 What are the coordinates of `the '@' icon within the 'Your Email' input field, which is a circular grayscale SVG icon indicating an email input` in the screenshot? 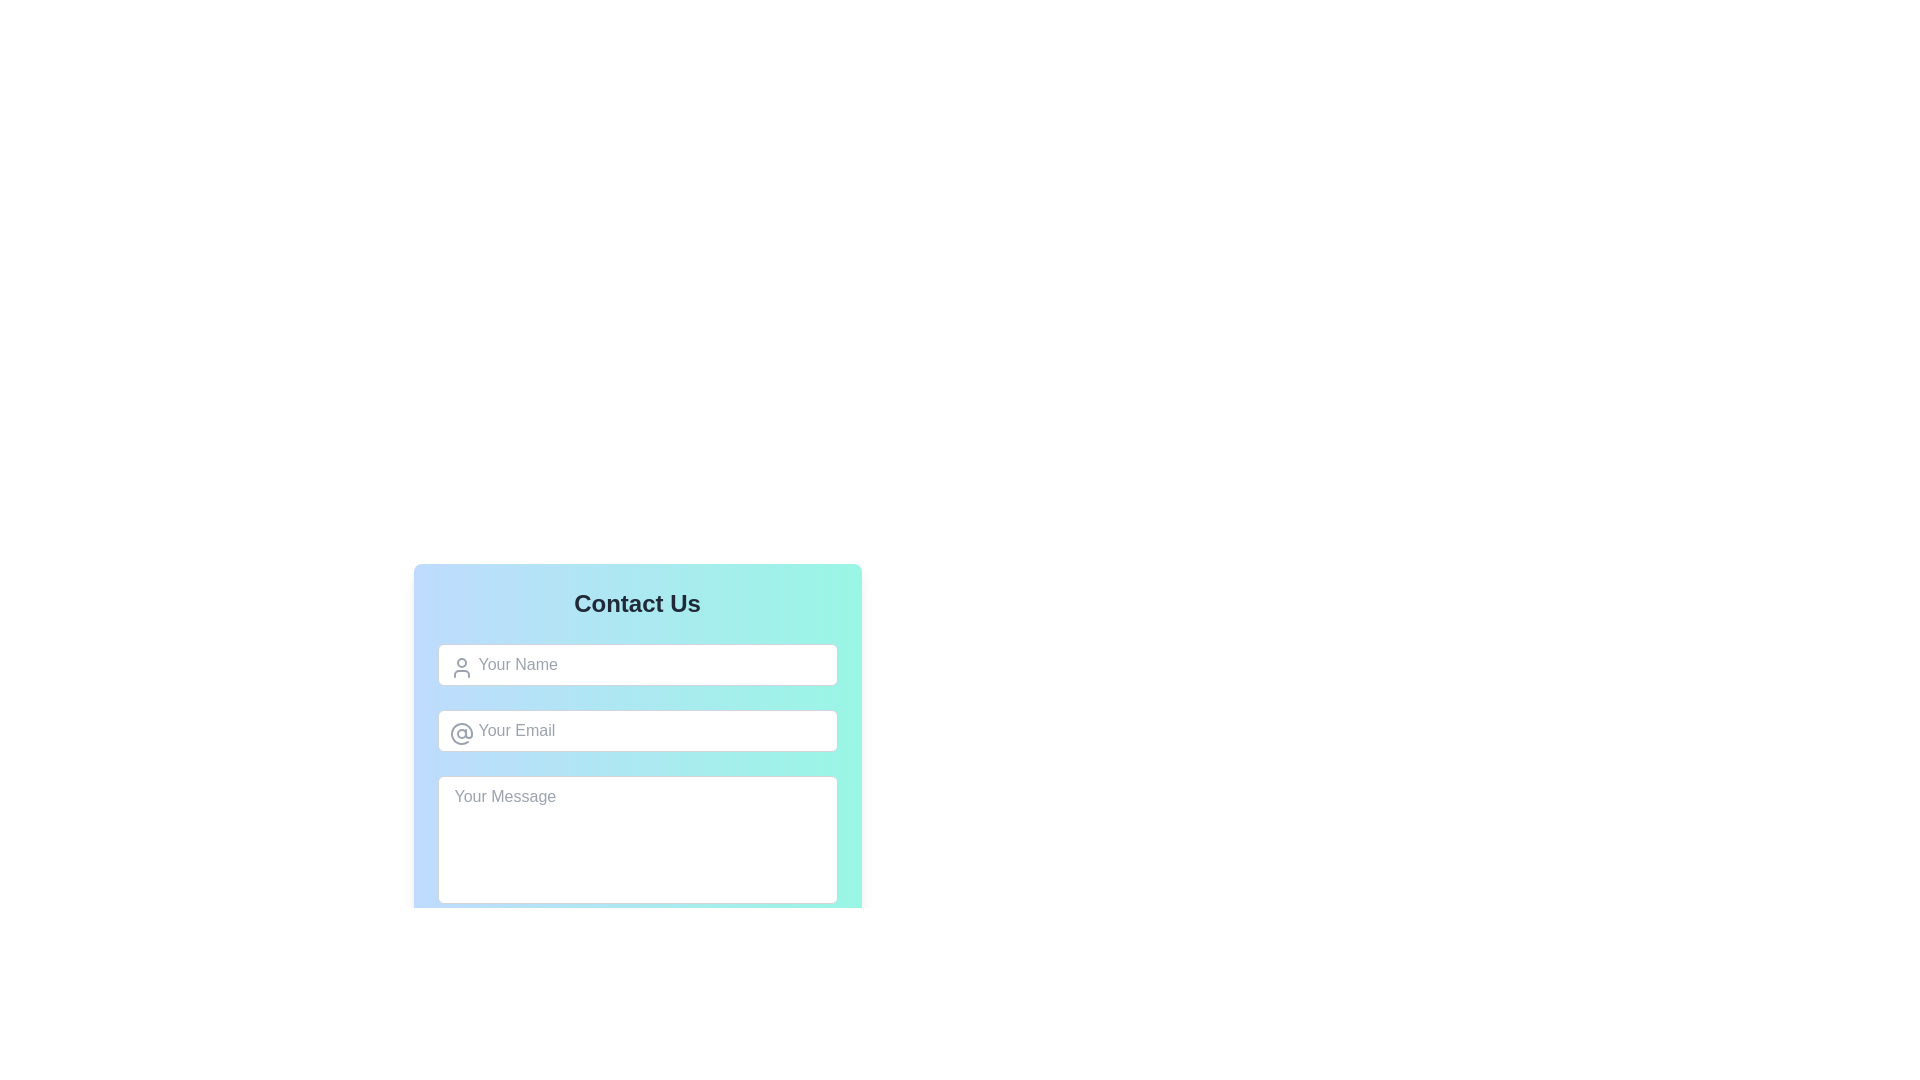 It's located at (460, 733).